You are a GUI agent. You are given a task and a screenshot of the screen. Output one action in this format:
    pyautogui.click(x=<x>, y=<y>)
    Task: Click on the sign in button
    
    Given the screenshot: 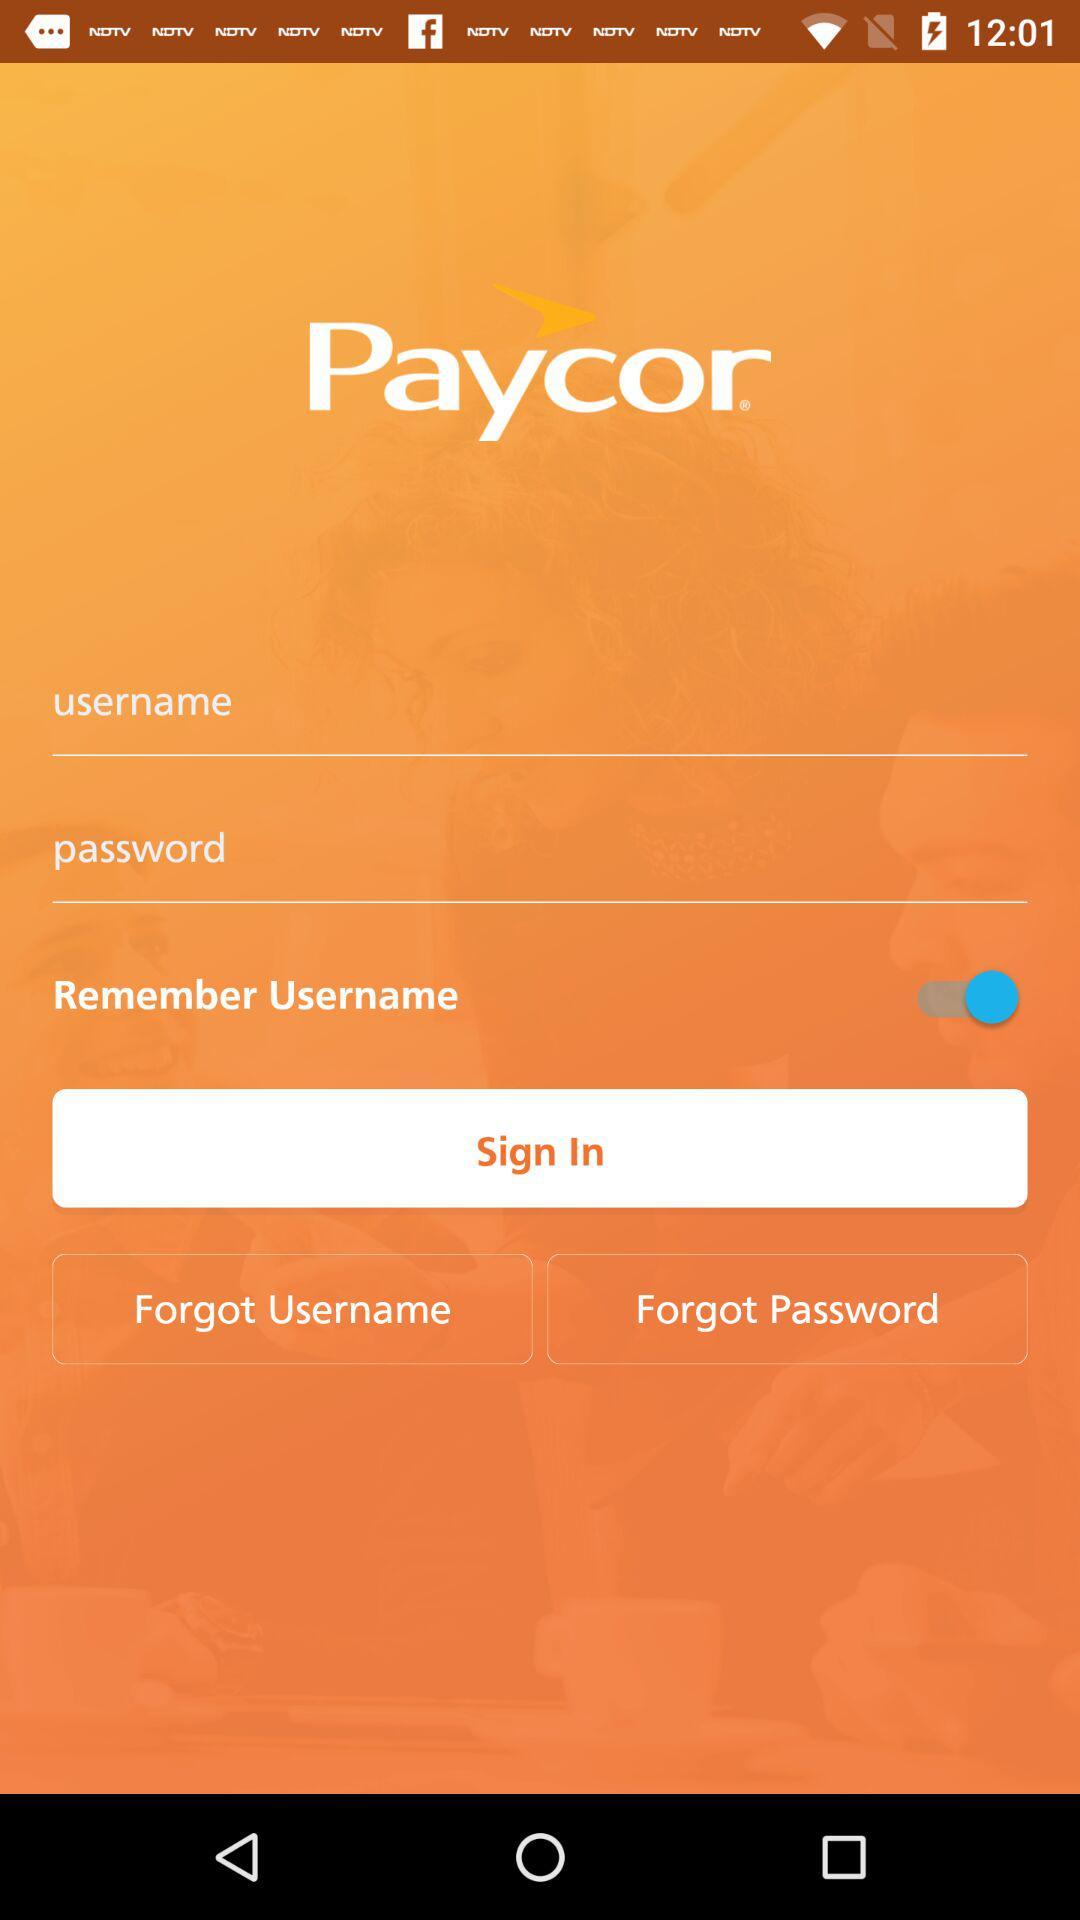 What is the action you would take?
    pyautogui.click(x=540, y=1152)
    